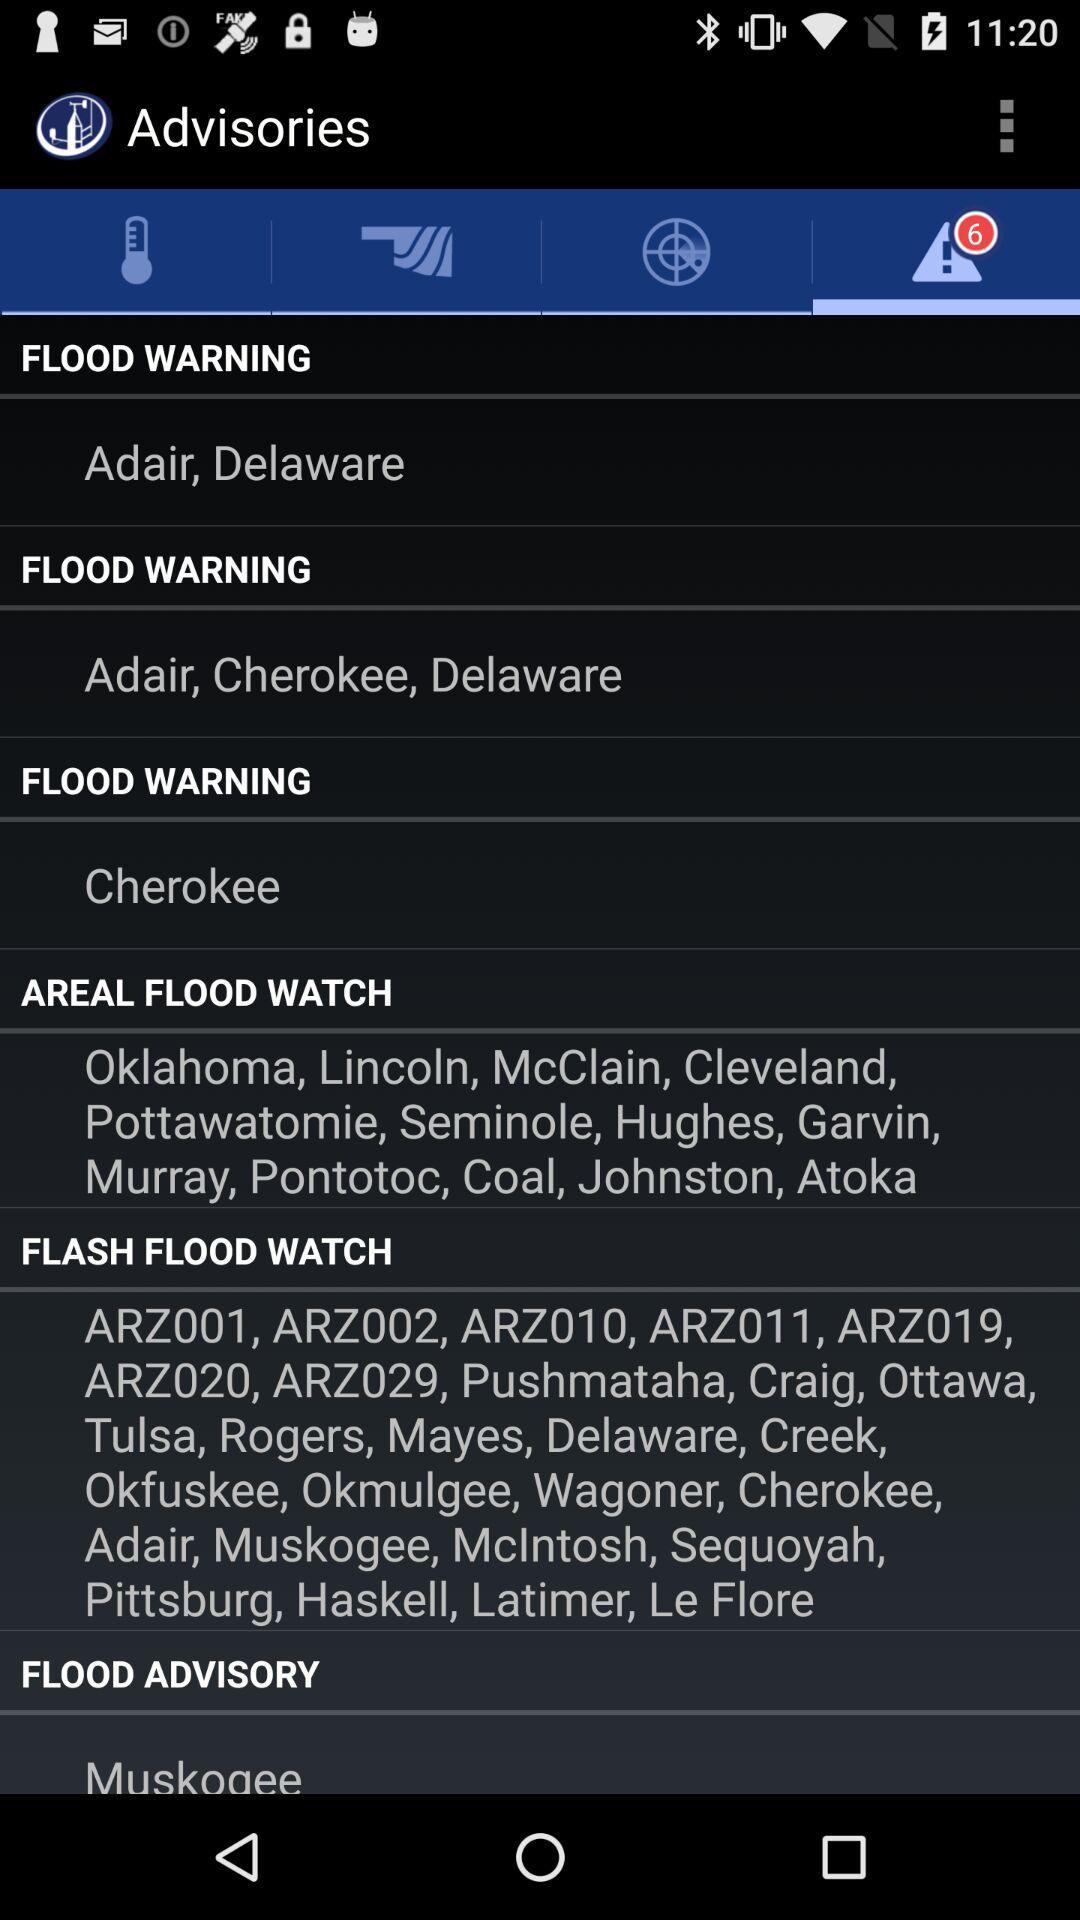 The height and width of the screenshot is (1920, 1080). I want to click on the flood advisory item, so click(540, 1673).